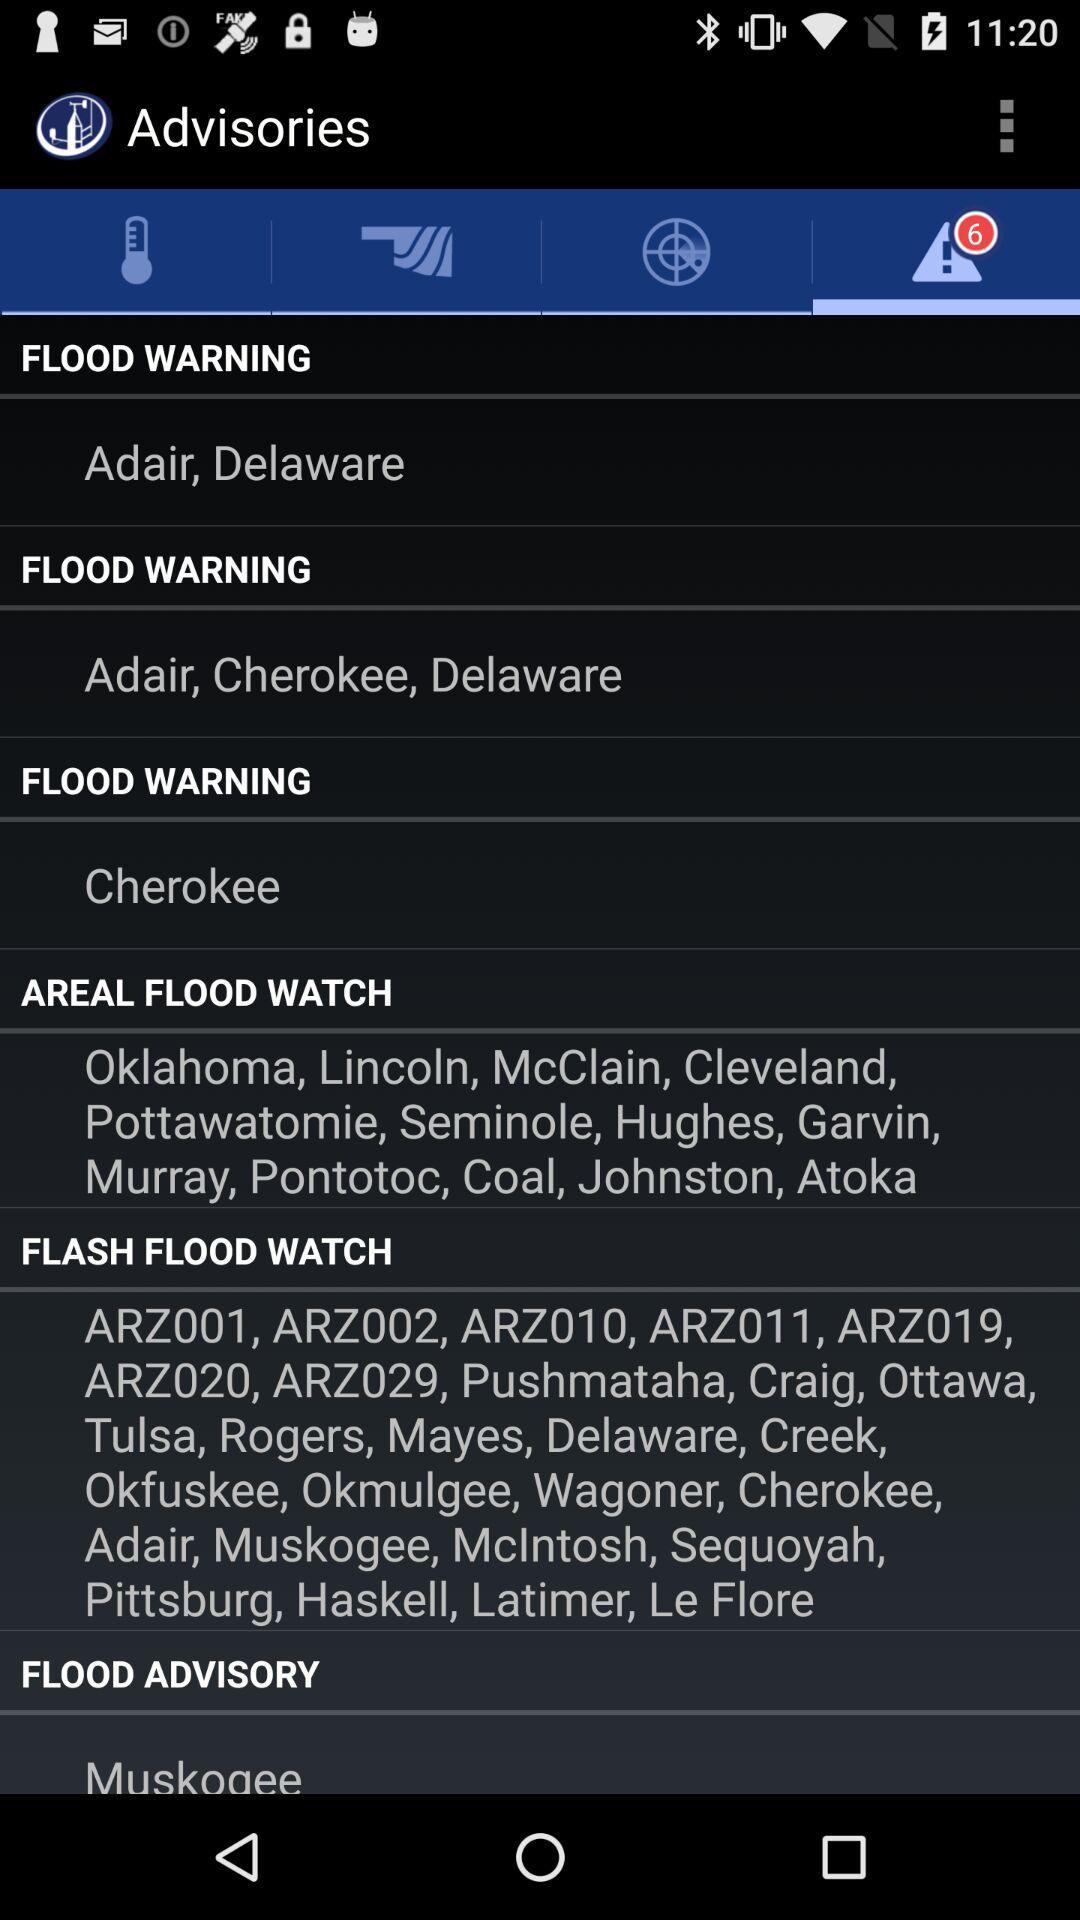 The height and width of the screenshot is (1920, 1080). I want to click on the flood advisory item, so click(540, 1673).